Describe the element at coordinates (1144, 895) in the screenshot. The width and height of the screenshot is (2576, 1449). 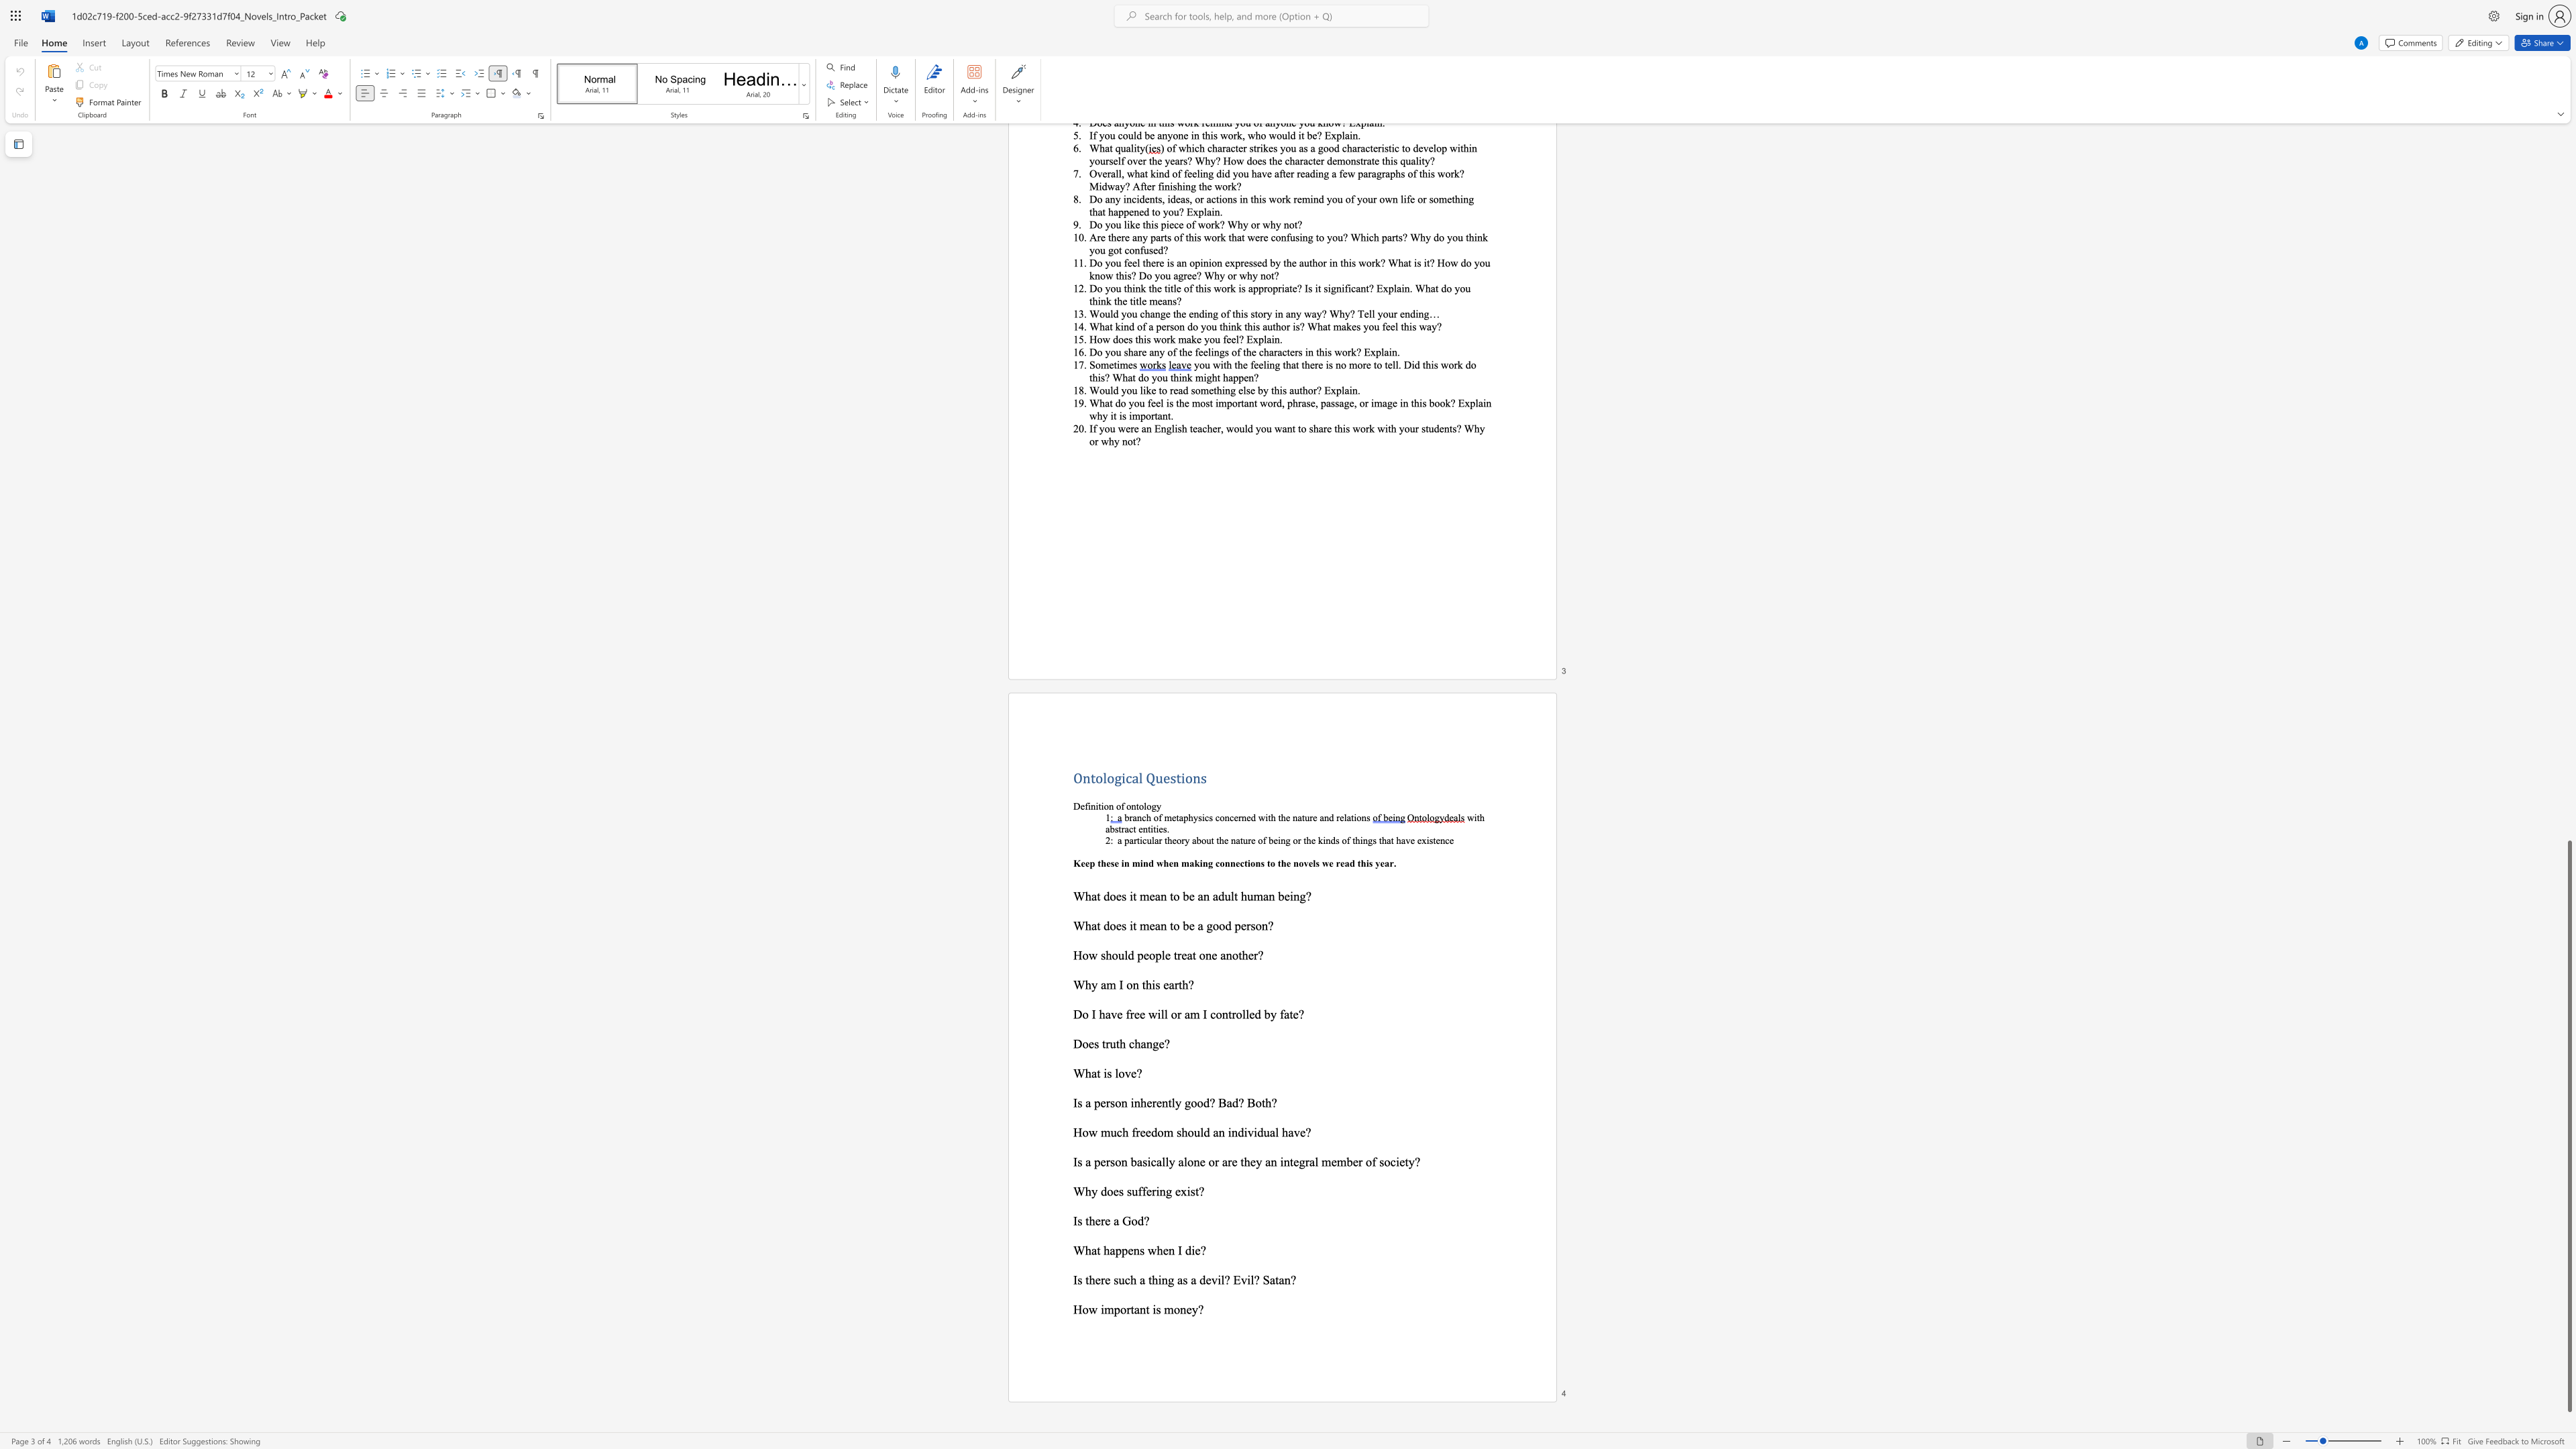
I see `the 1th character "m" in the text` at that location.